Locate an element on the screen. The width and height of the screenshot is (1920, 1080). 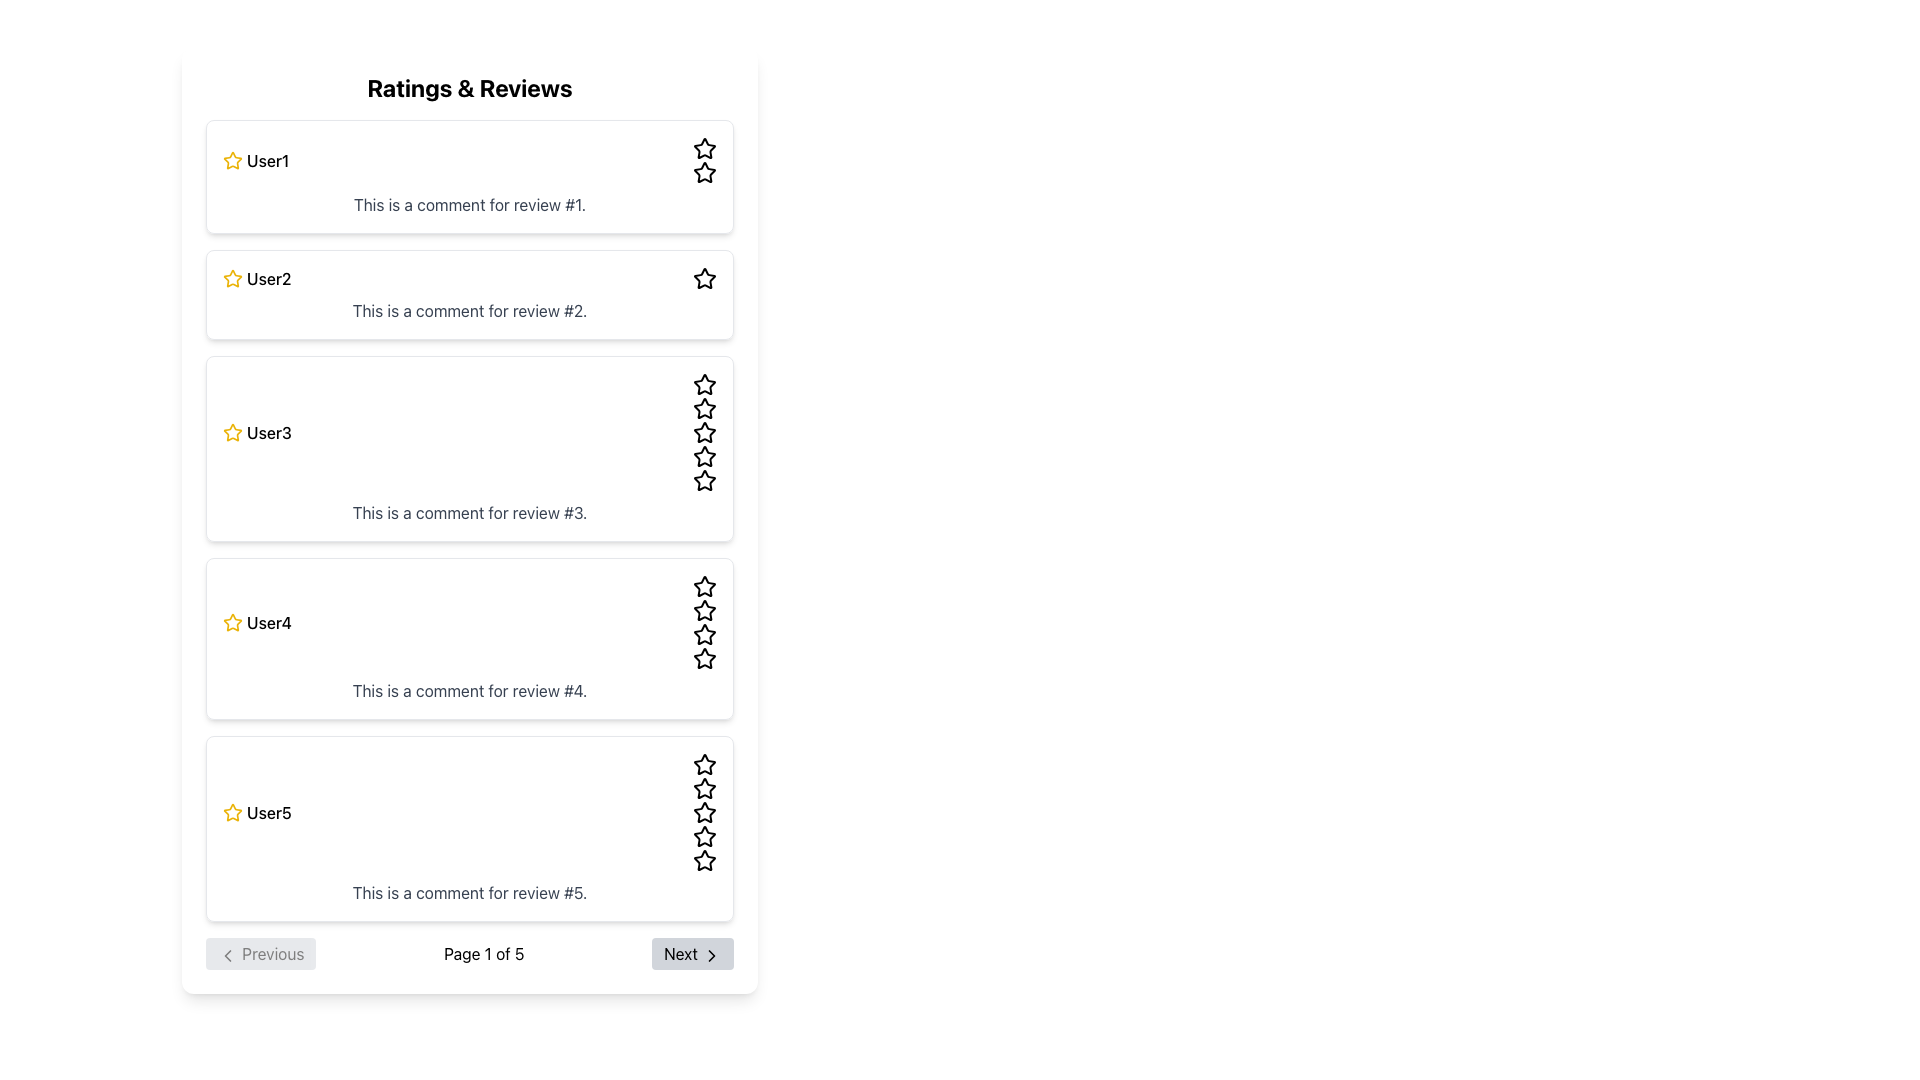
the chevron icon located at the bottom-right corner of the main interface is located at coordinates (711, 954).